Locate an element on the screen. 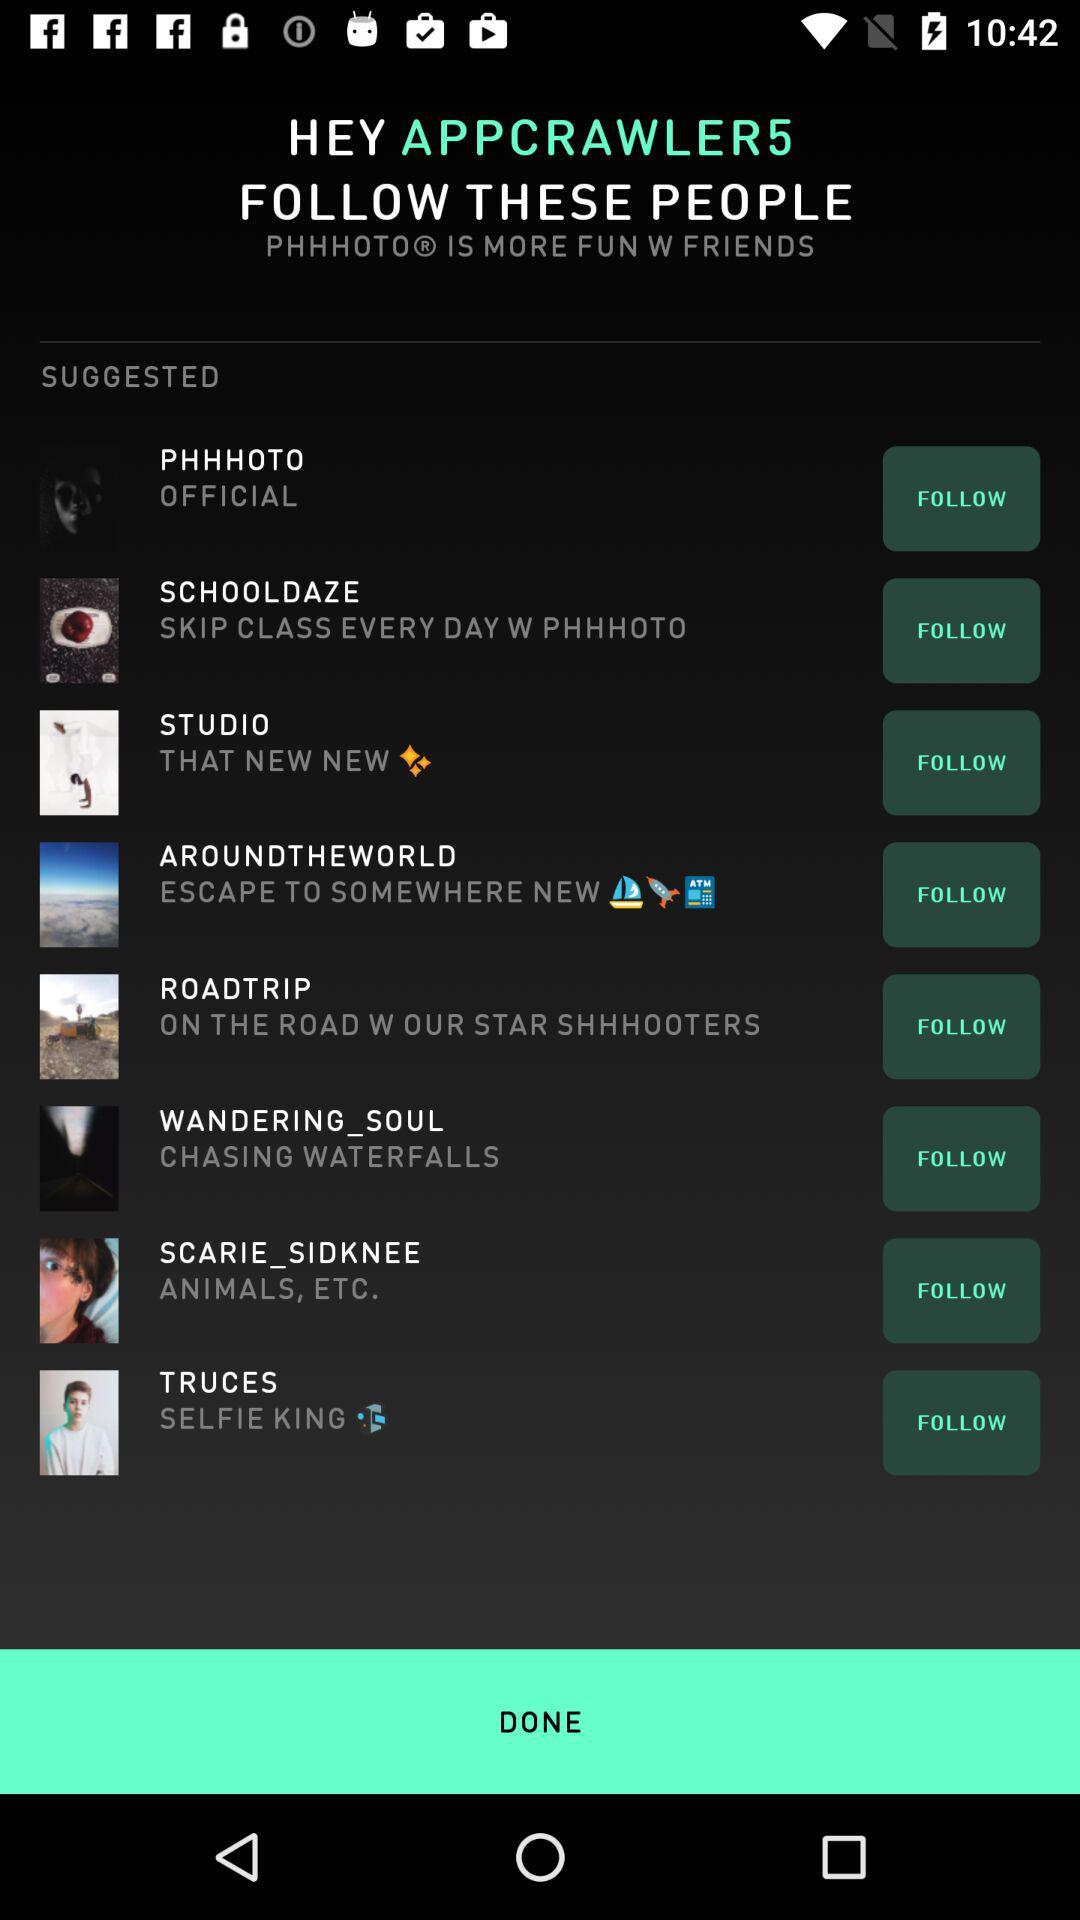 This screenshot has width=1080, height=1920. done with suggested accounts is located at coordinates (540, 1679).